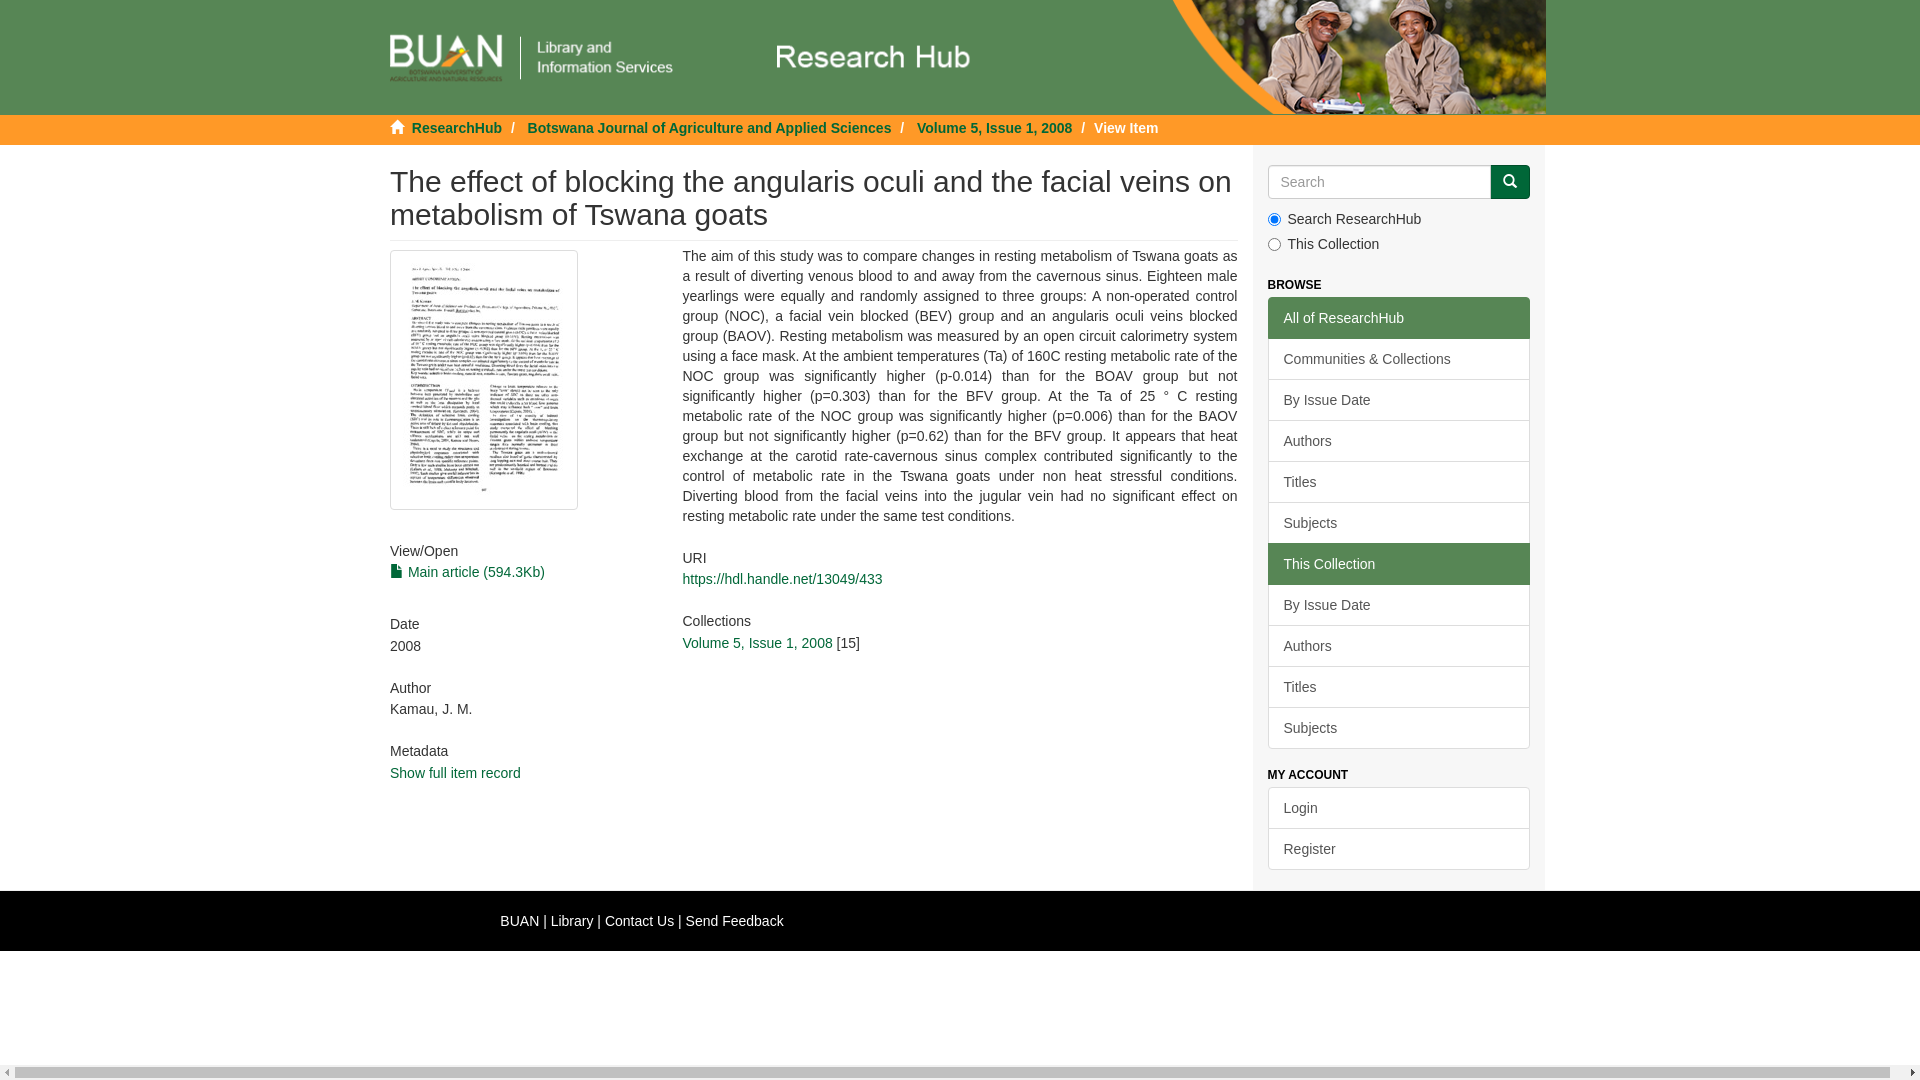 The height and width of the screenshot is (1080, 1920). Describe the element at coordinates (781, 578) in the screenshot. I see `'https://hdl.handle.net/13049/433'` at that location.